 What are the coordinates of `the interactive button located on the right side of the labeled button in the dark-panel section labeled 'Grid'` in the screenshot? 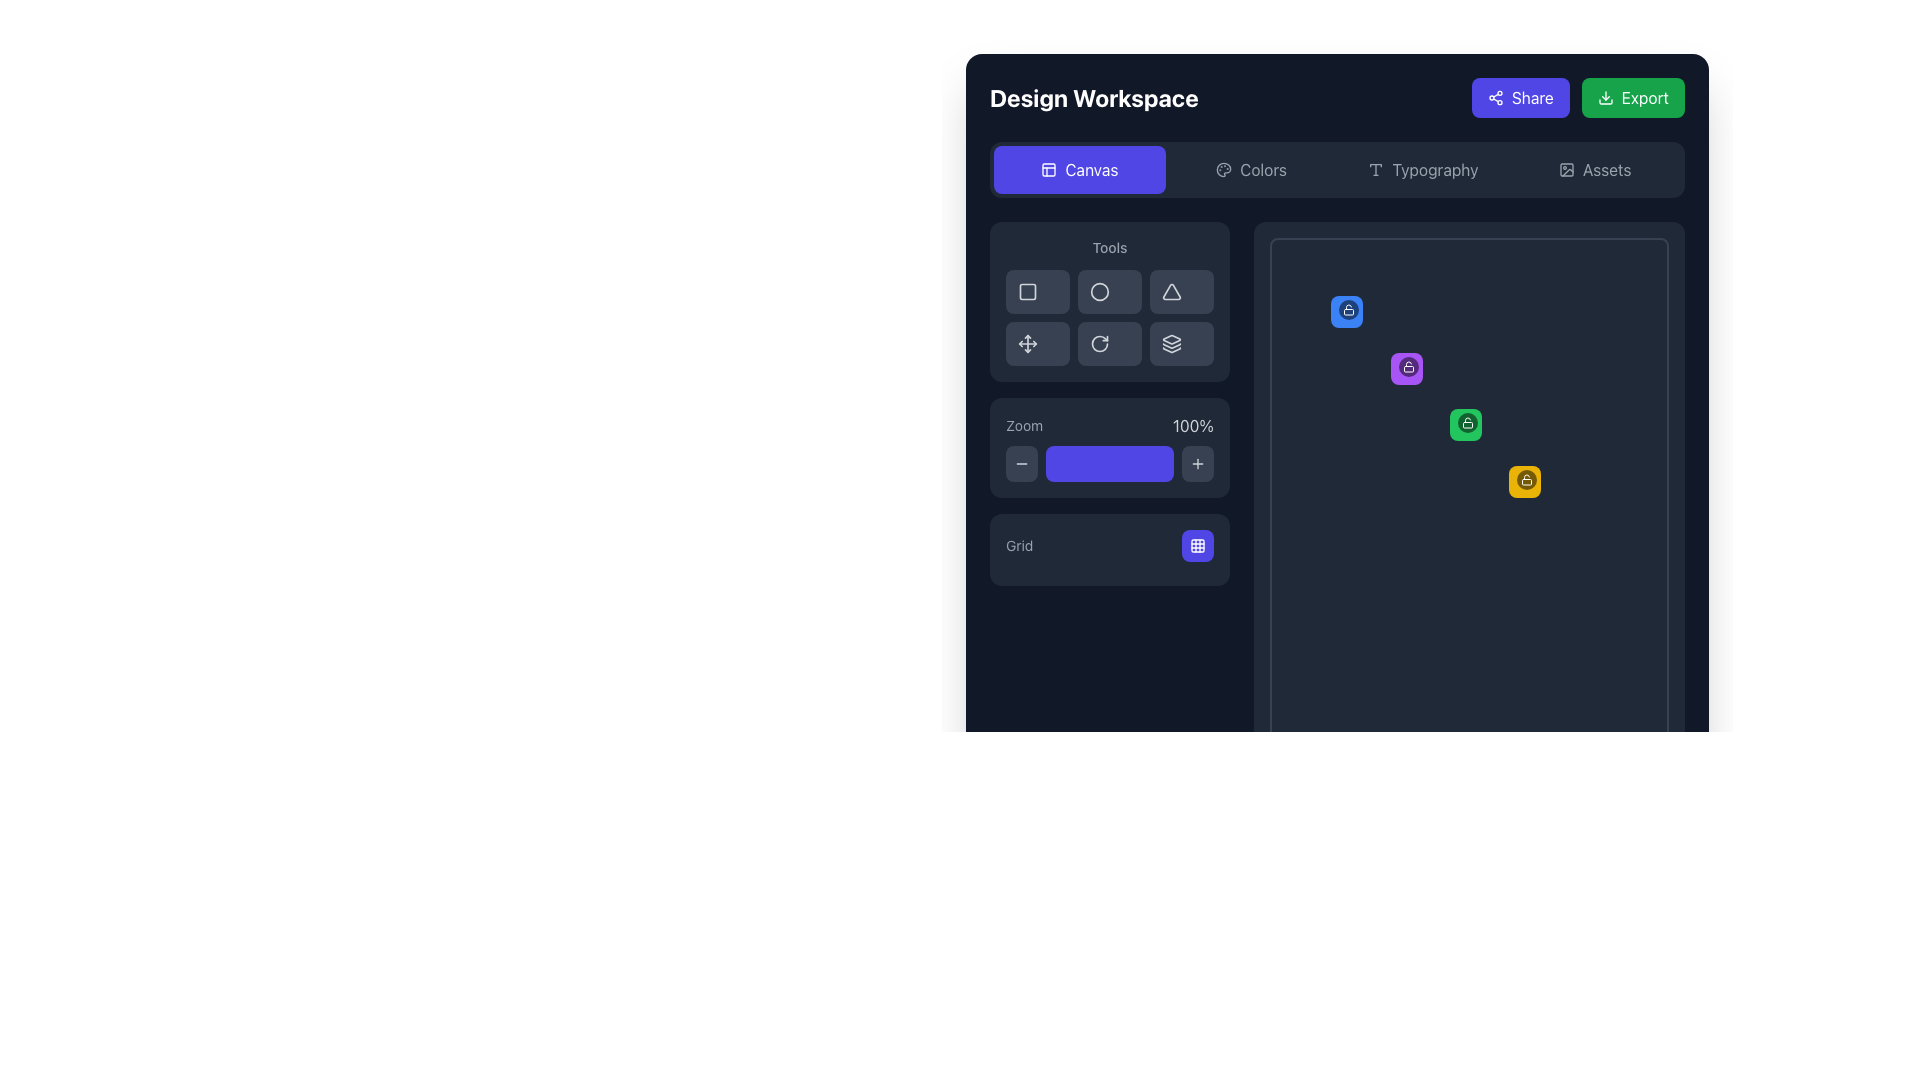 It's located at (1108, 546).